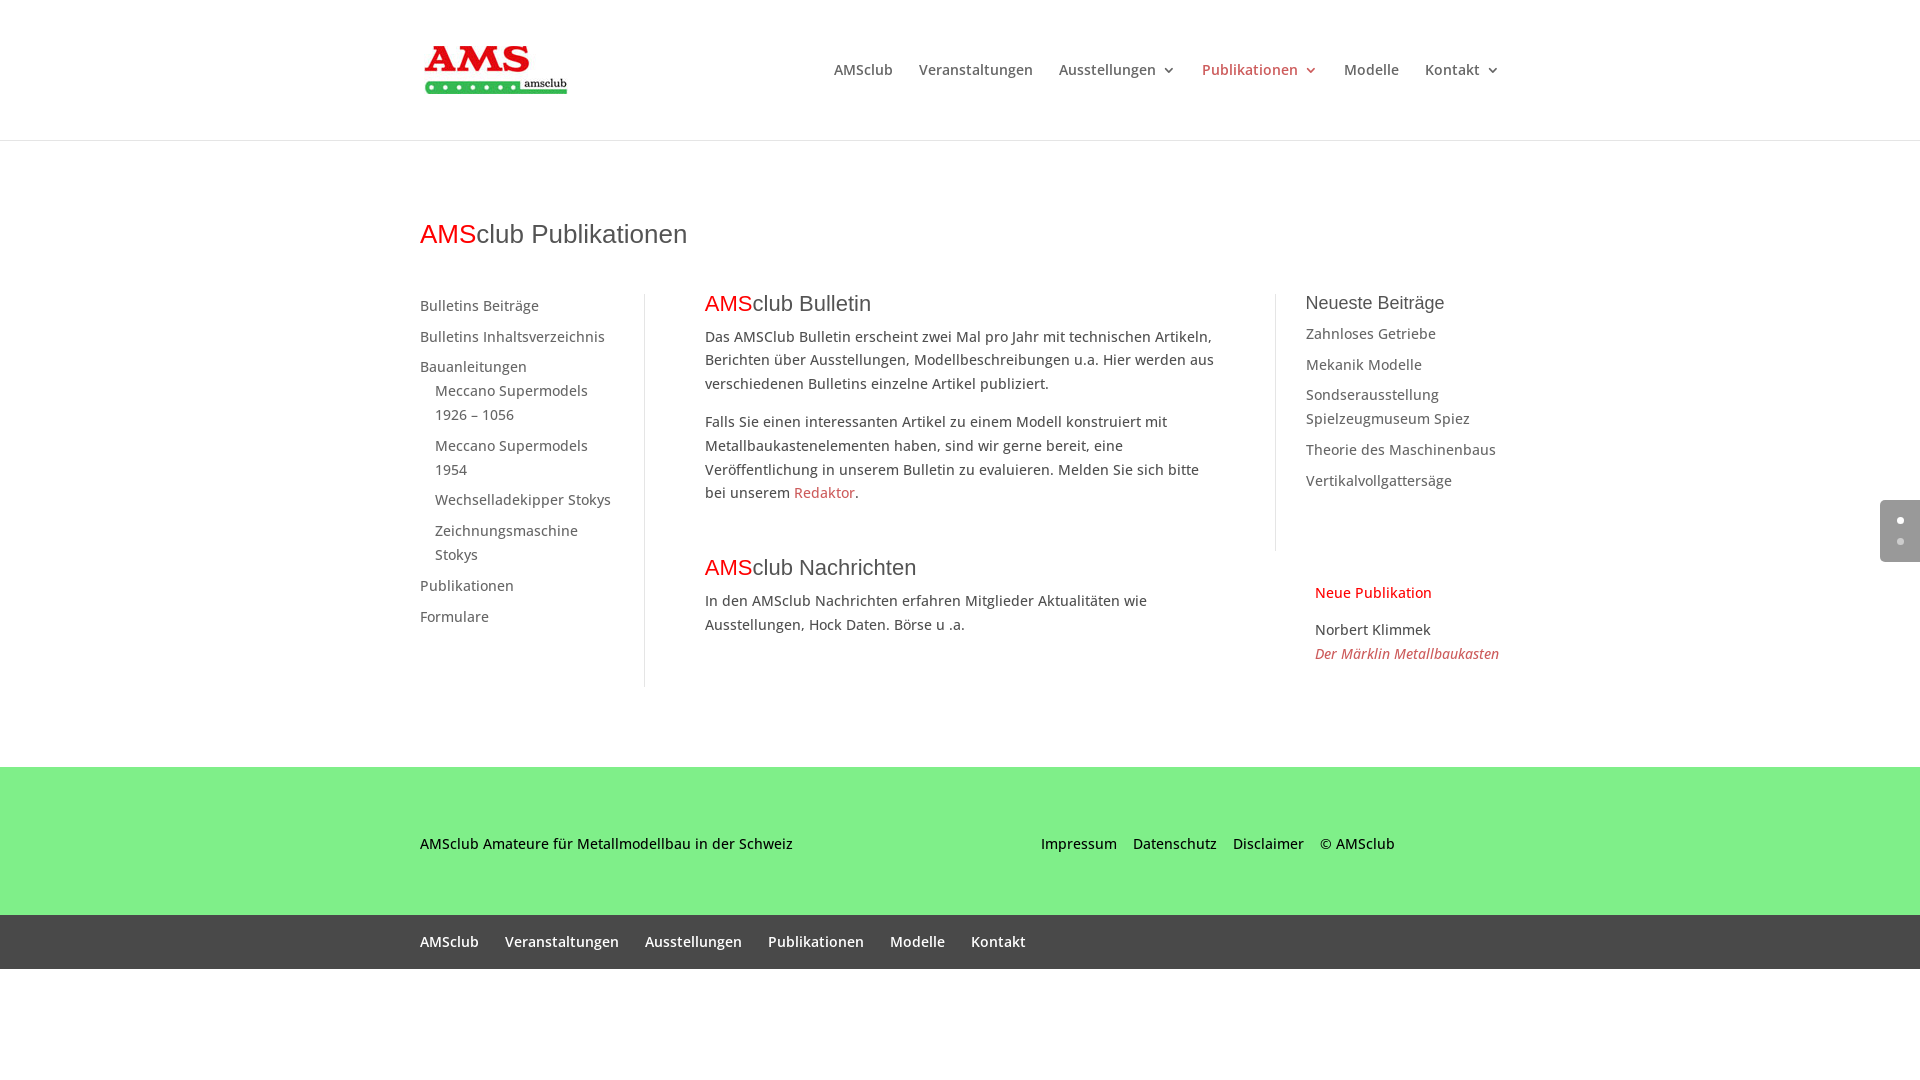  I want to click on 'Formulare', so click(453, 615).